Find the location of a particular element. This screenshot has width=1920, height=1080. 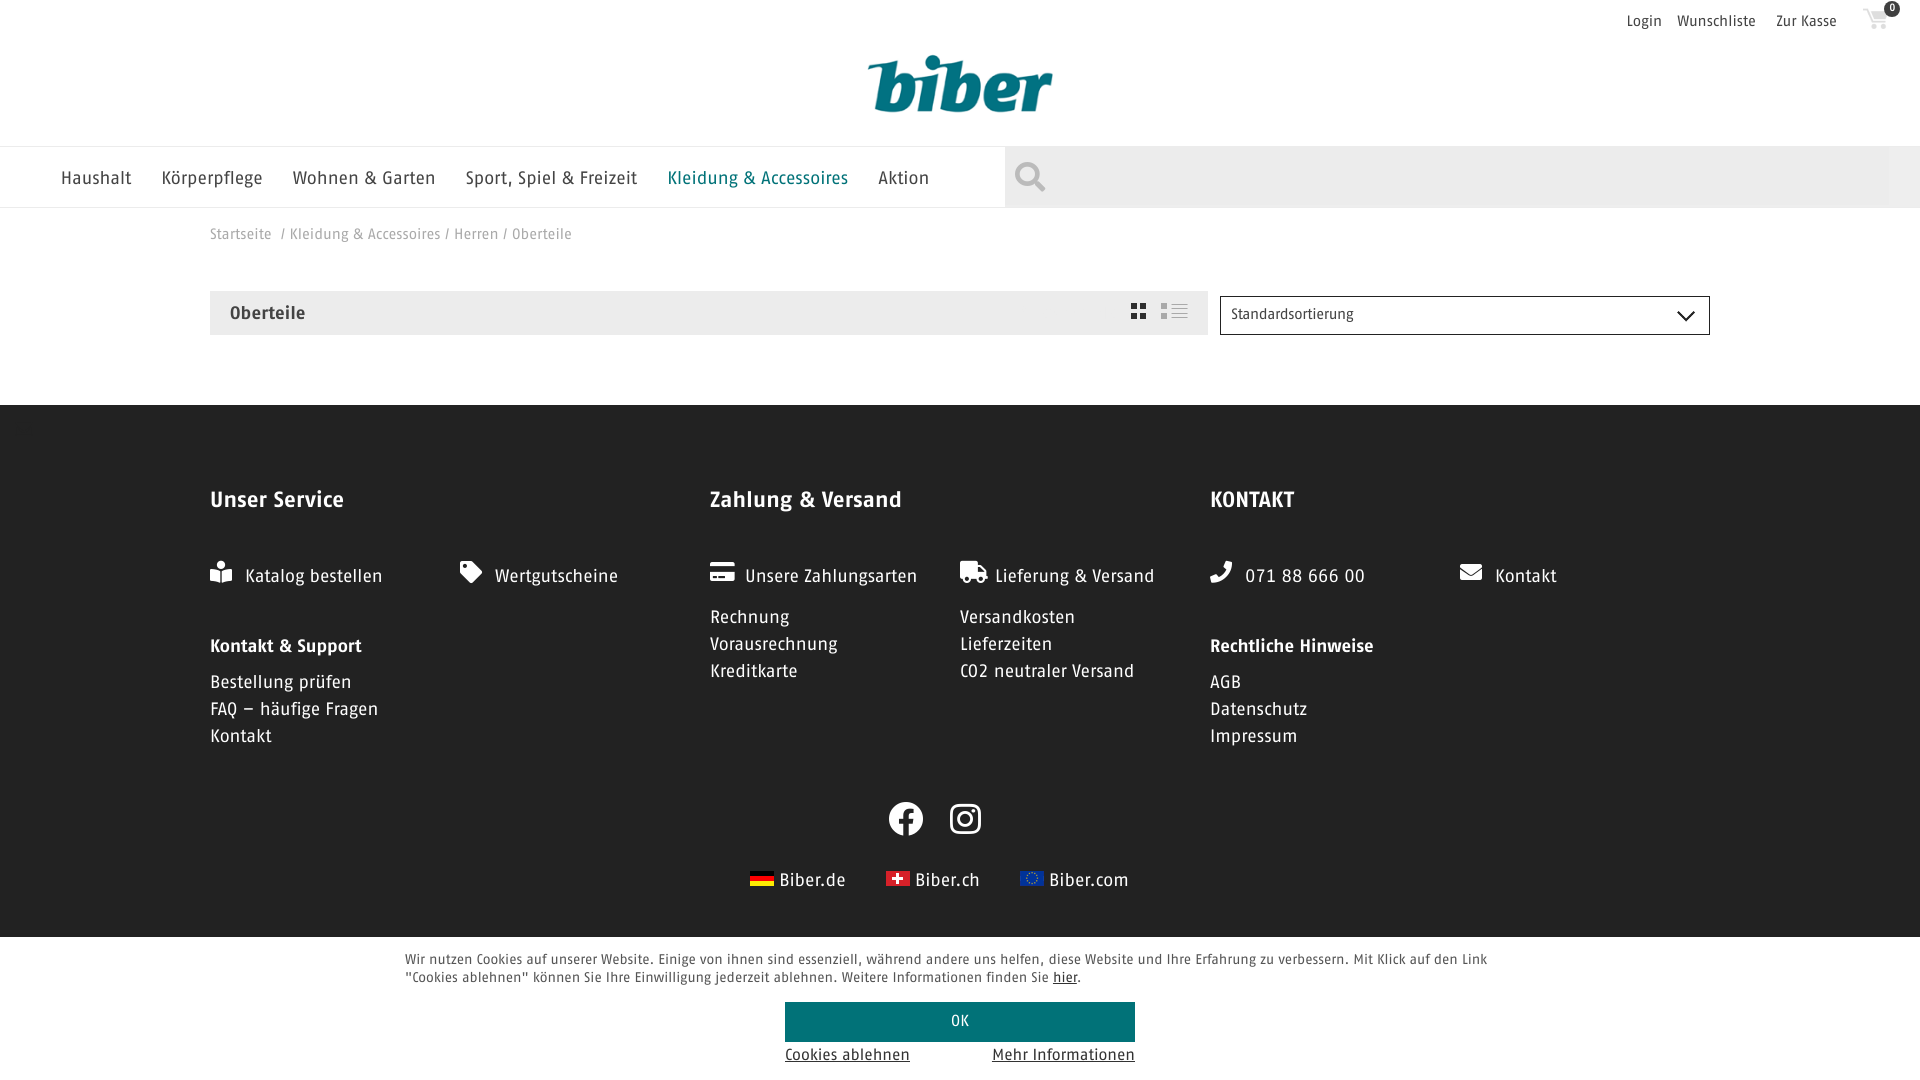

'Lieferung & Versand' is located at coordinates (1074, 577).